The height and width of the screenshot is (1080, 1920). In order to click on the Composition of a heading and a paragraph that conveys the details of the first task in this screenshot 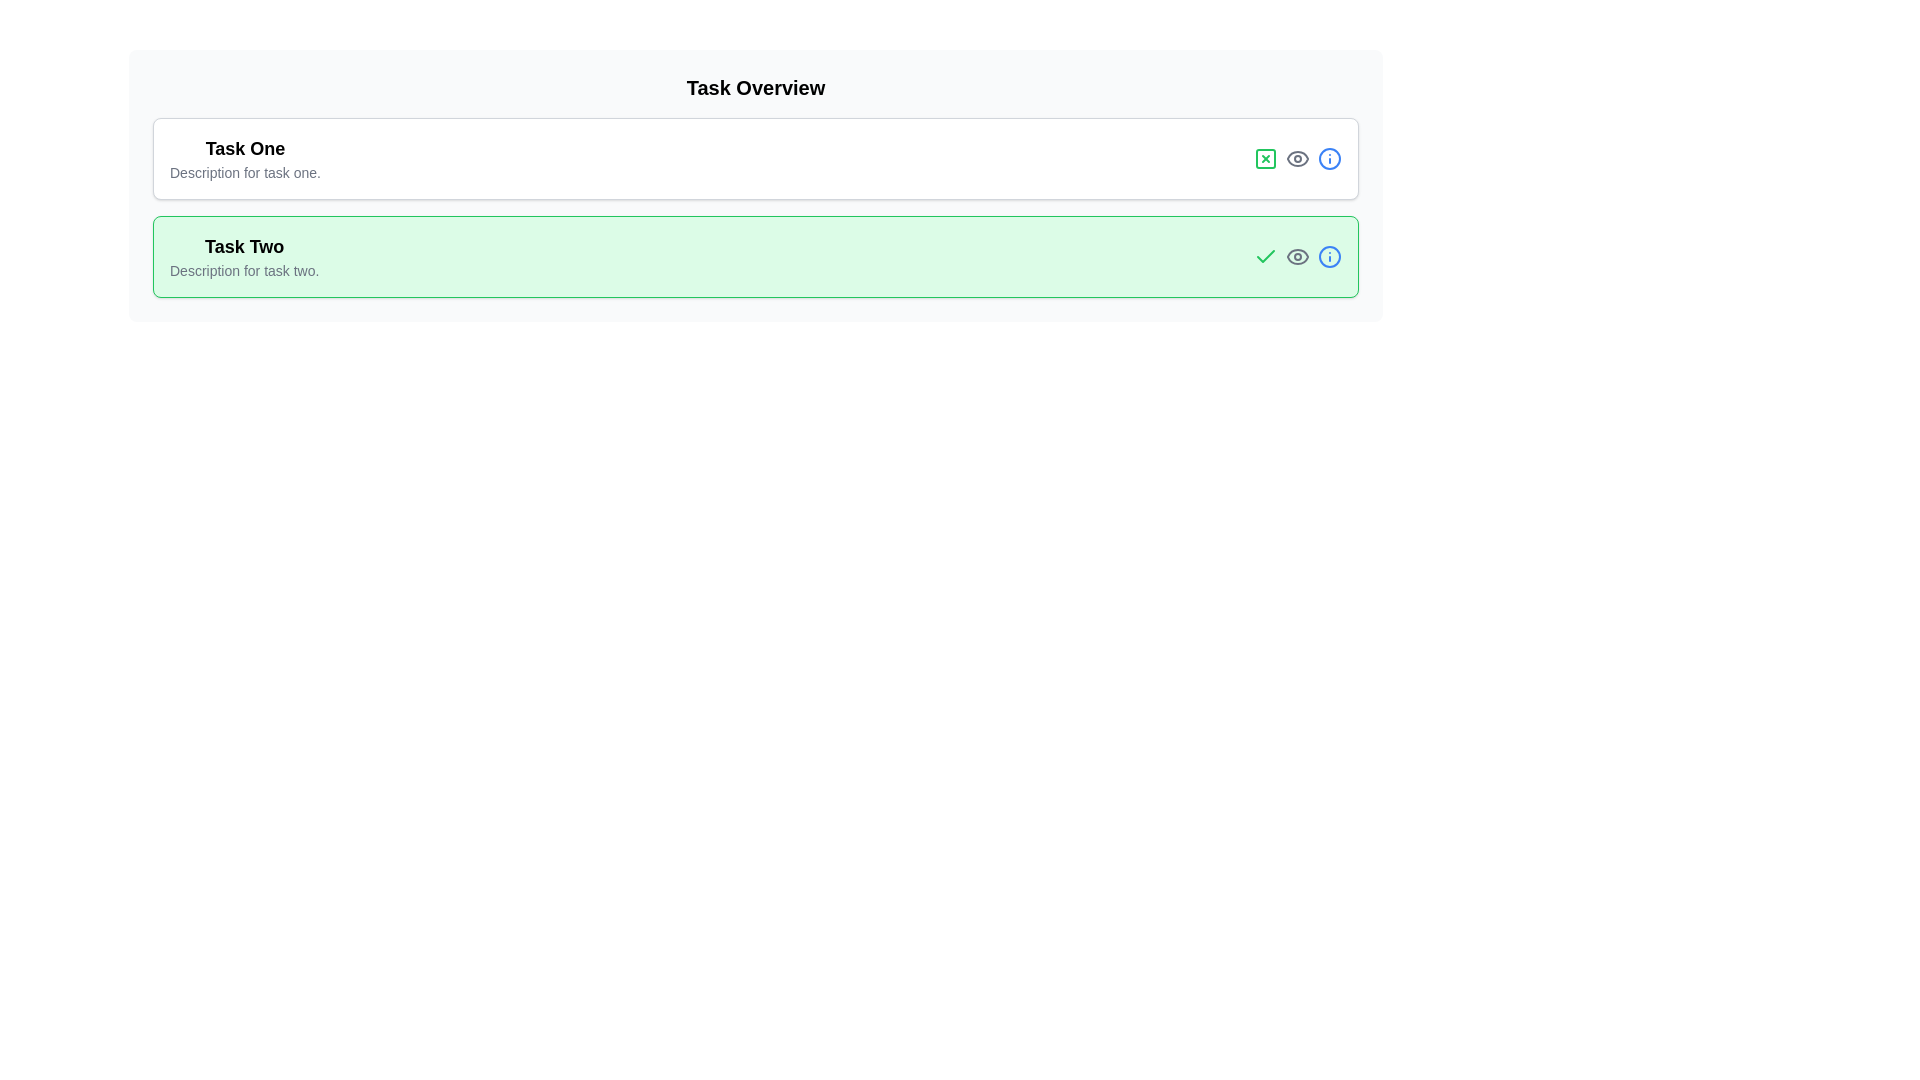, I will do `click(244, 157)`.